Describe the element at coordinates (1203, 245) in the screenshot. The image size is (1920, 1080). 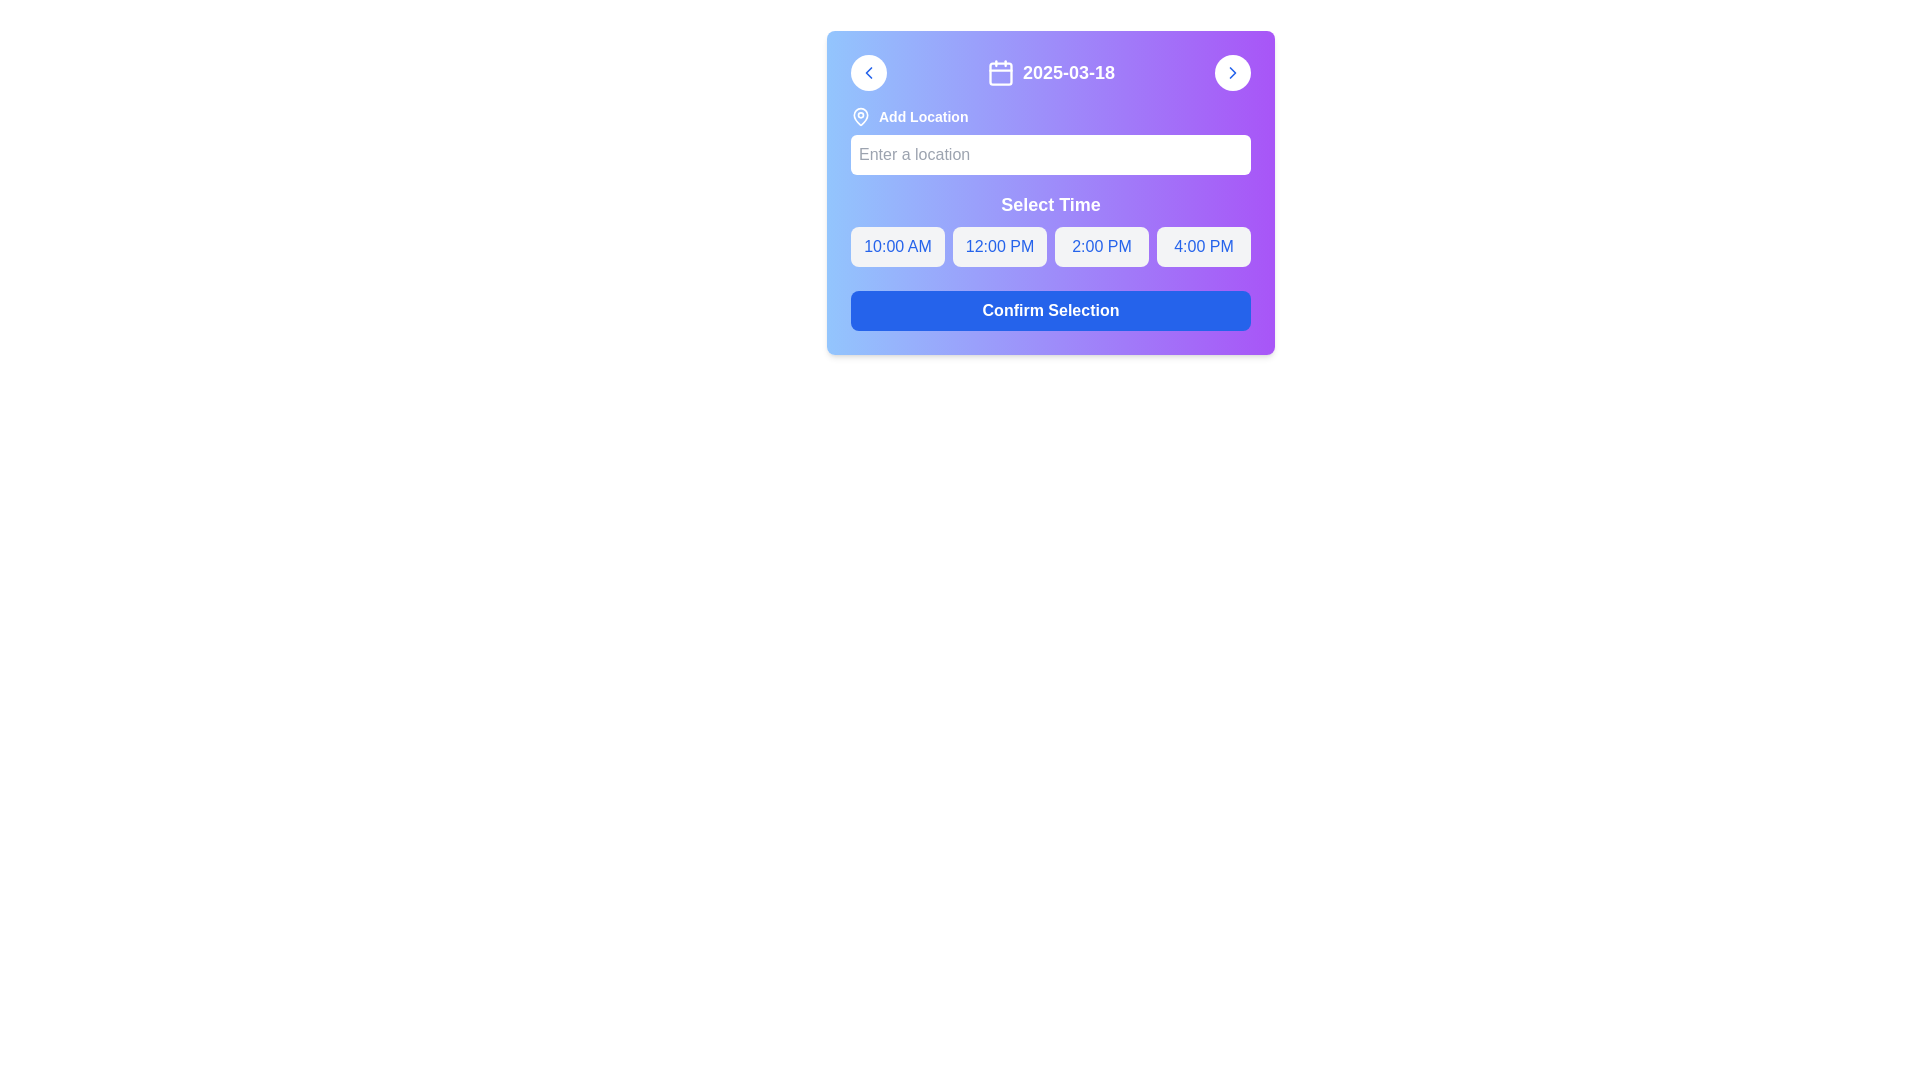
I see `the button displaying '4:00 PM' with rounded edges and a light grey background` at that location.